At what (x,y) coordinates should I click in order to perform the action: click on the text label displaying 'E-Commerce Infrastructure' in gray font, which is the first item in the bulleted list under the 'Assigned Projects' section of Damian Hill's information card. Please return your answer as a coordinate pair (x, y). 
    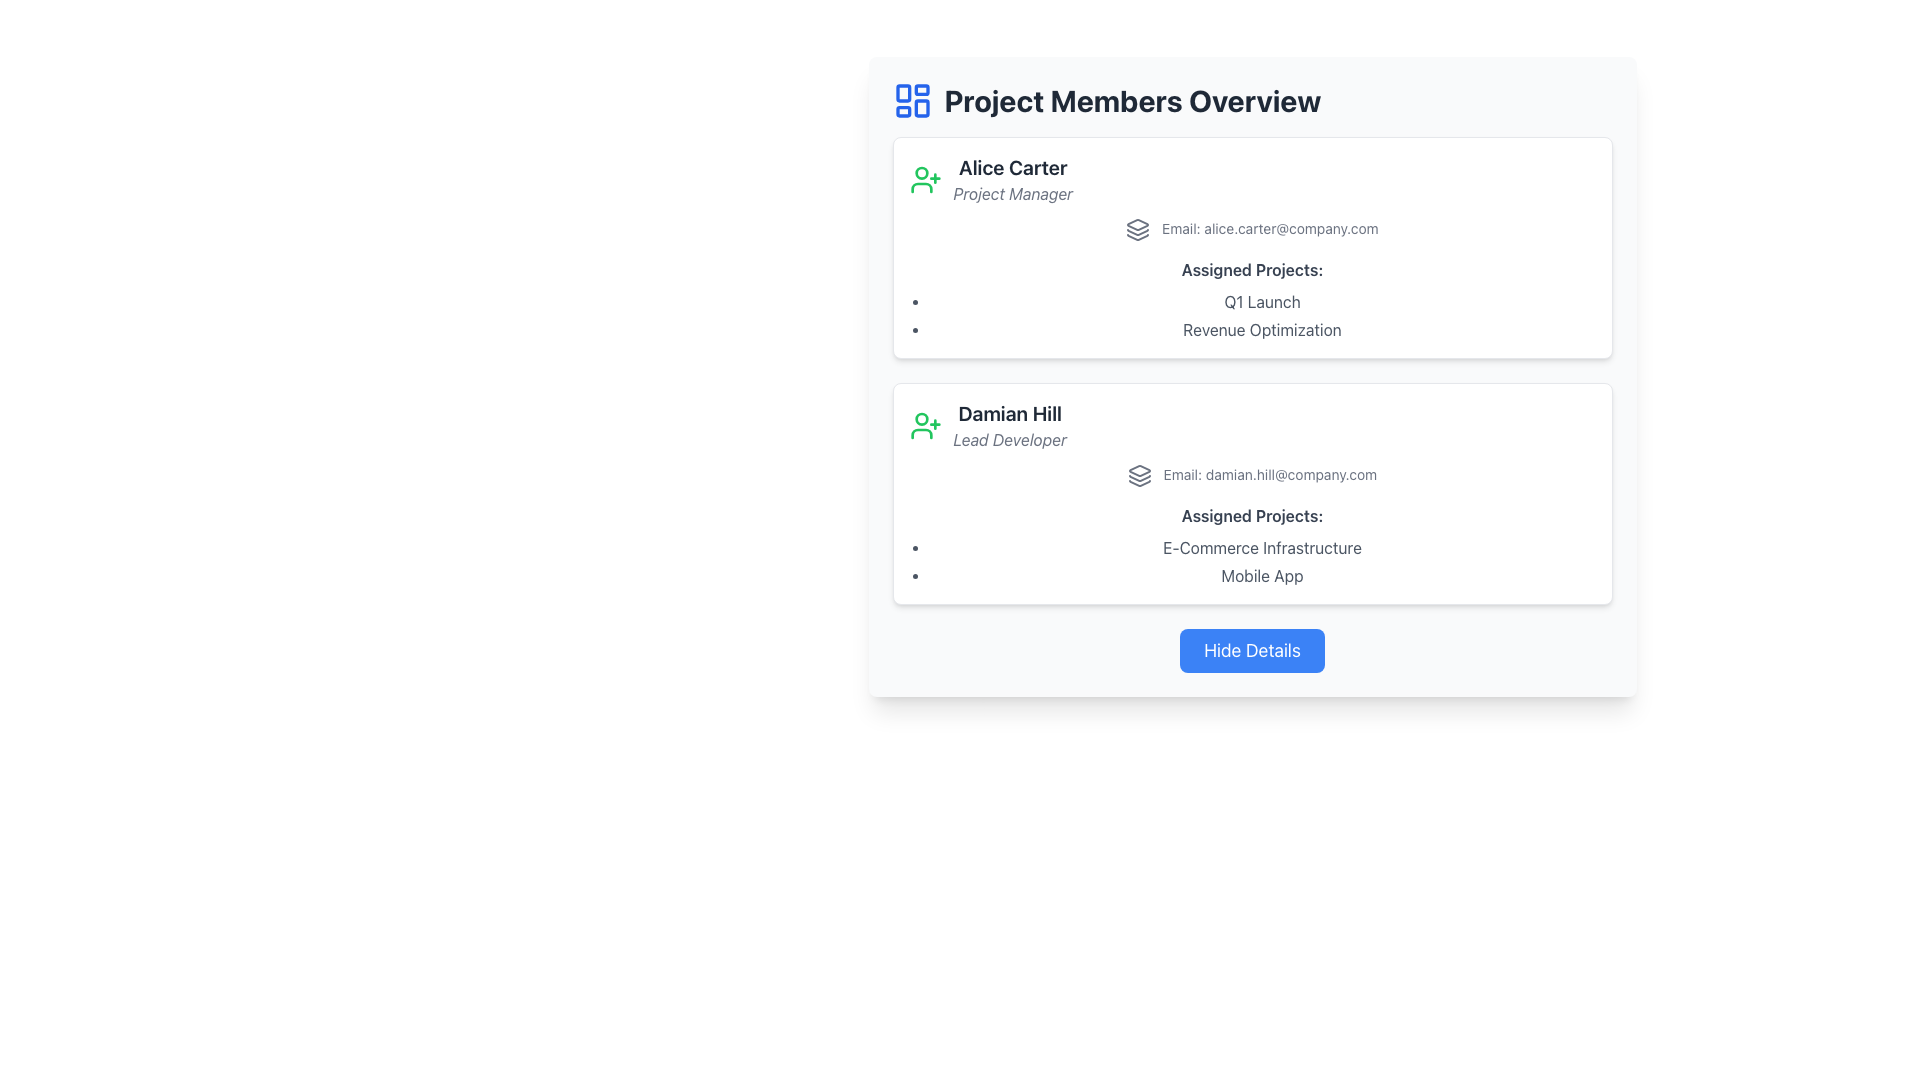
    Looking at the image, I should click on (1261, 547).